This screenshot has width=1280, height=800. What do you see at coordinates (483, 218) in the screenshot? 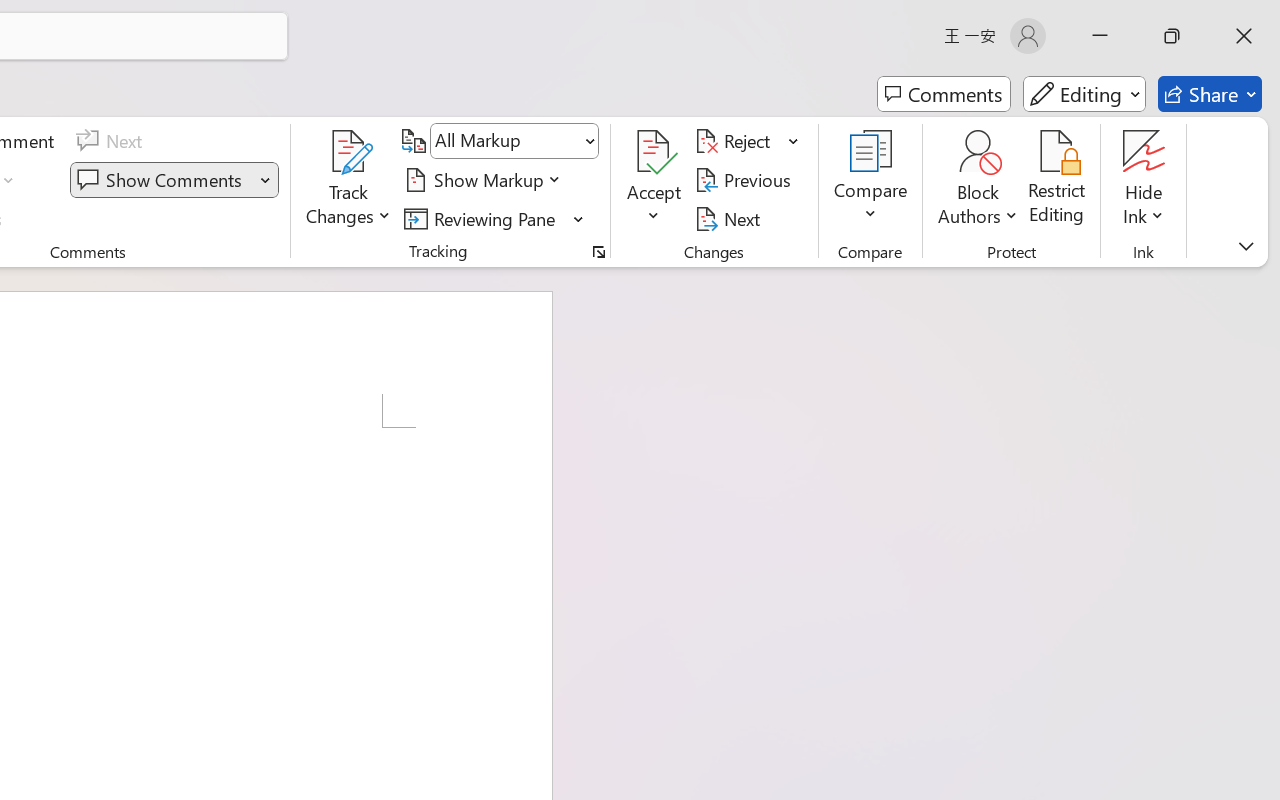
I see `'Reviewing Pane'` at bounding box center [483, 218].